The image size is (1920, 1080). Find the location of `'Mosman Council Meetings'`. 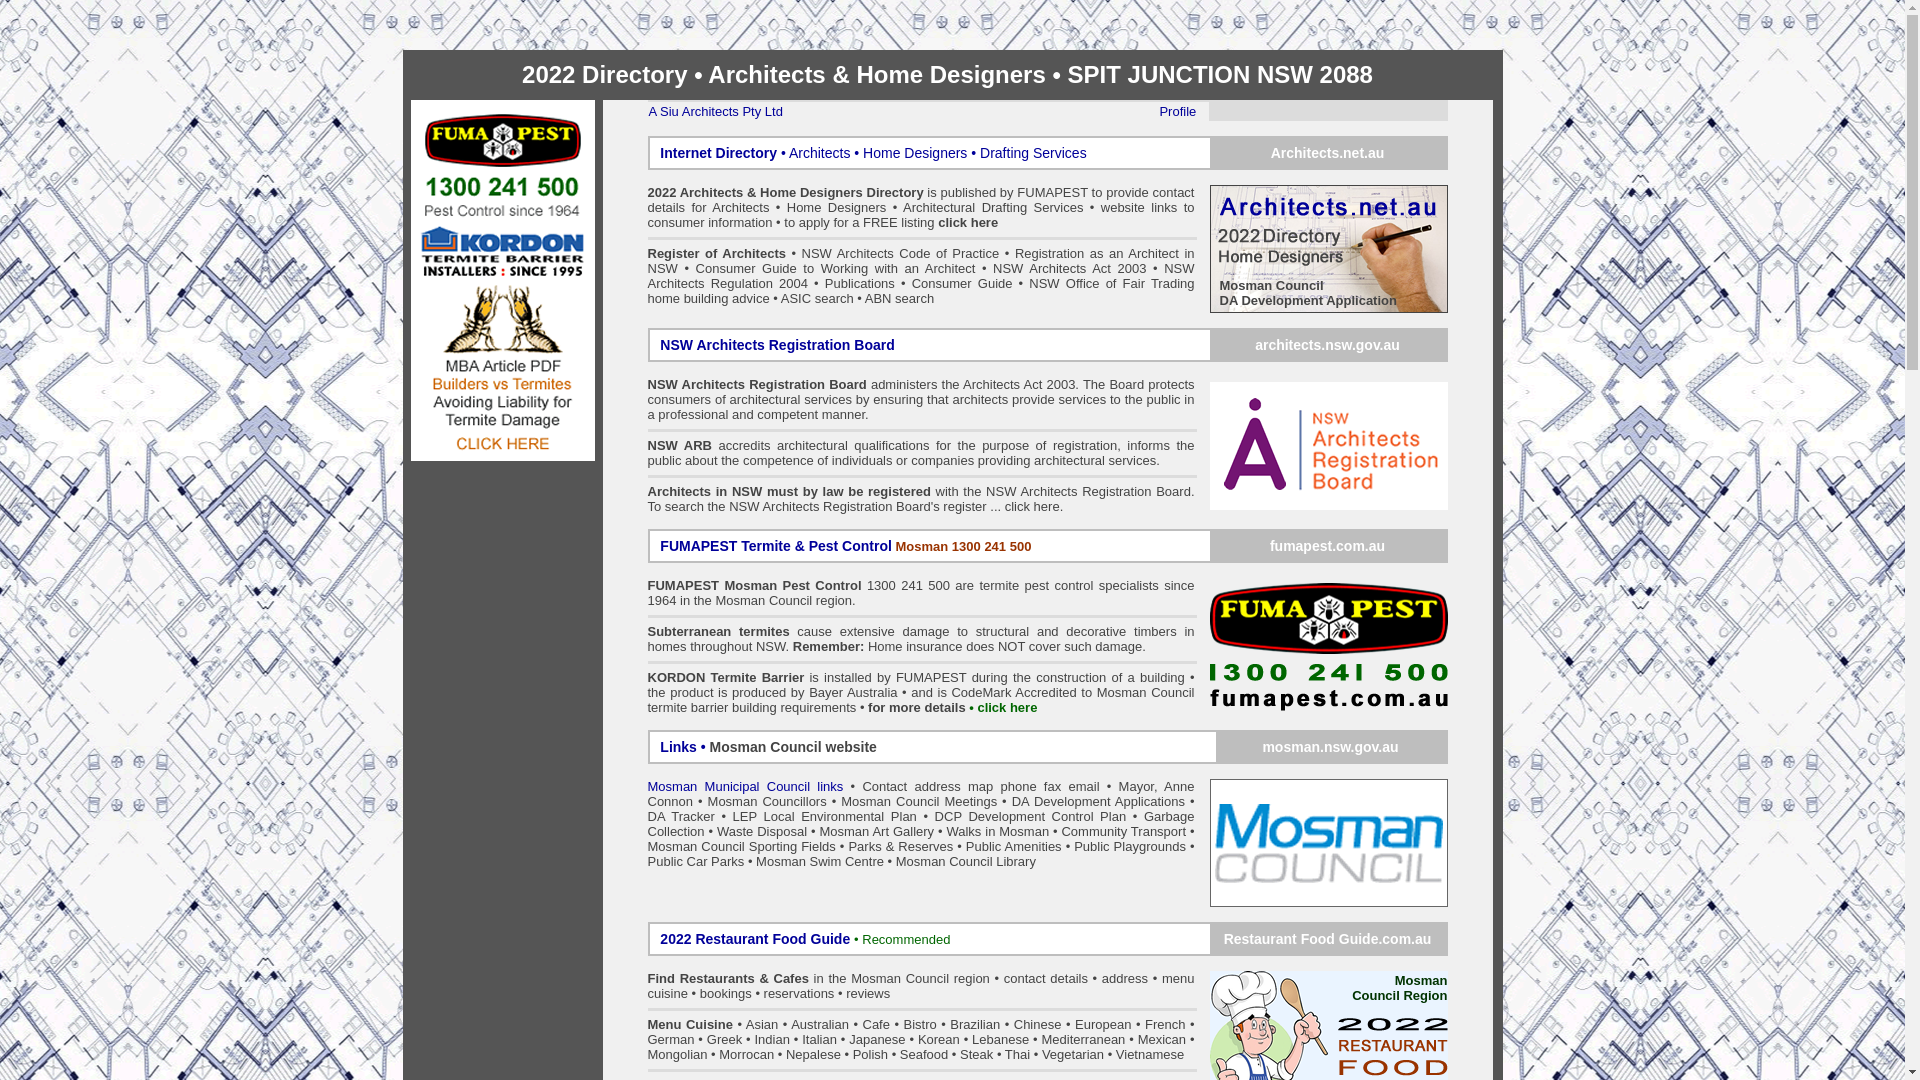

'Mosman Council Meetings' is located at coordinates (917, 800).